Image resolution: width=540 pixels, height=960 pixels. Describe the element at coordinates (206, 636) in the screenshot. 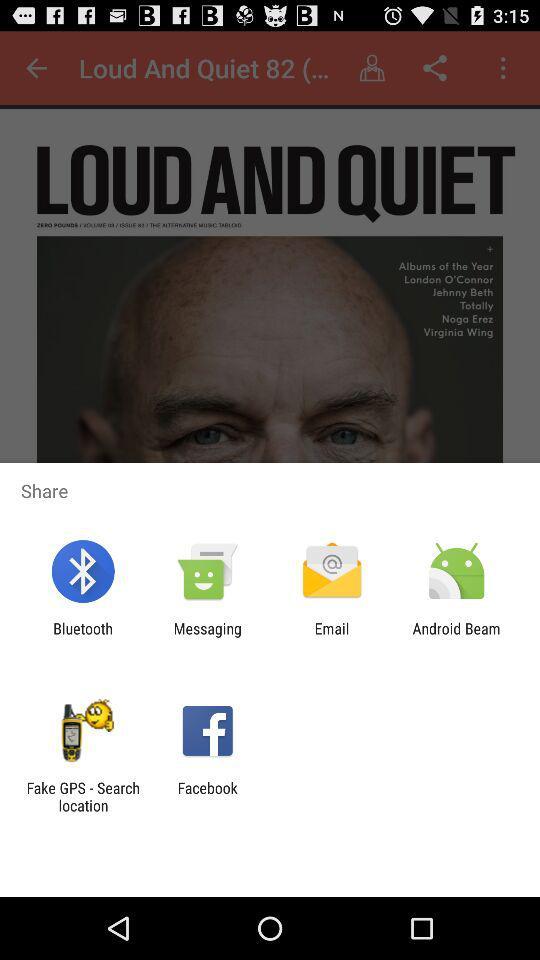

I see `the item next to the email` at that location.